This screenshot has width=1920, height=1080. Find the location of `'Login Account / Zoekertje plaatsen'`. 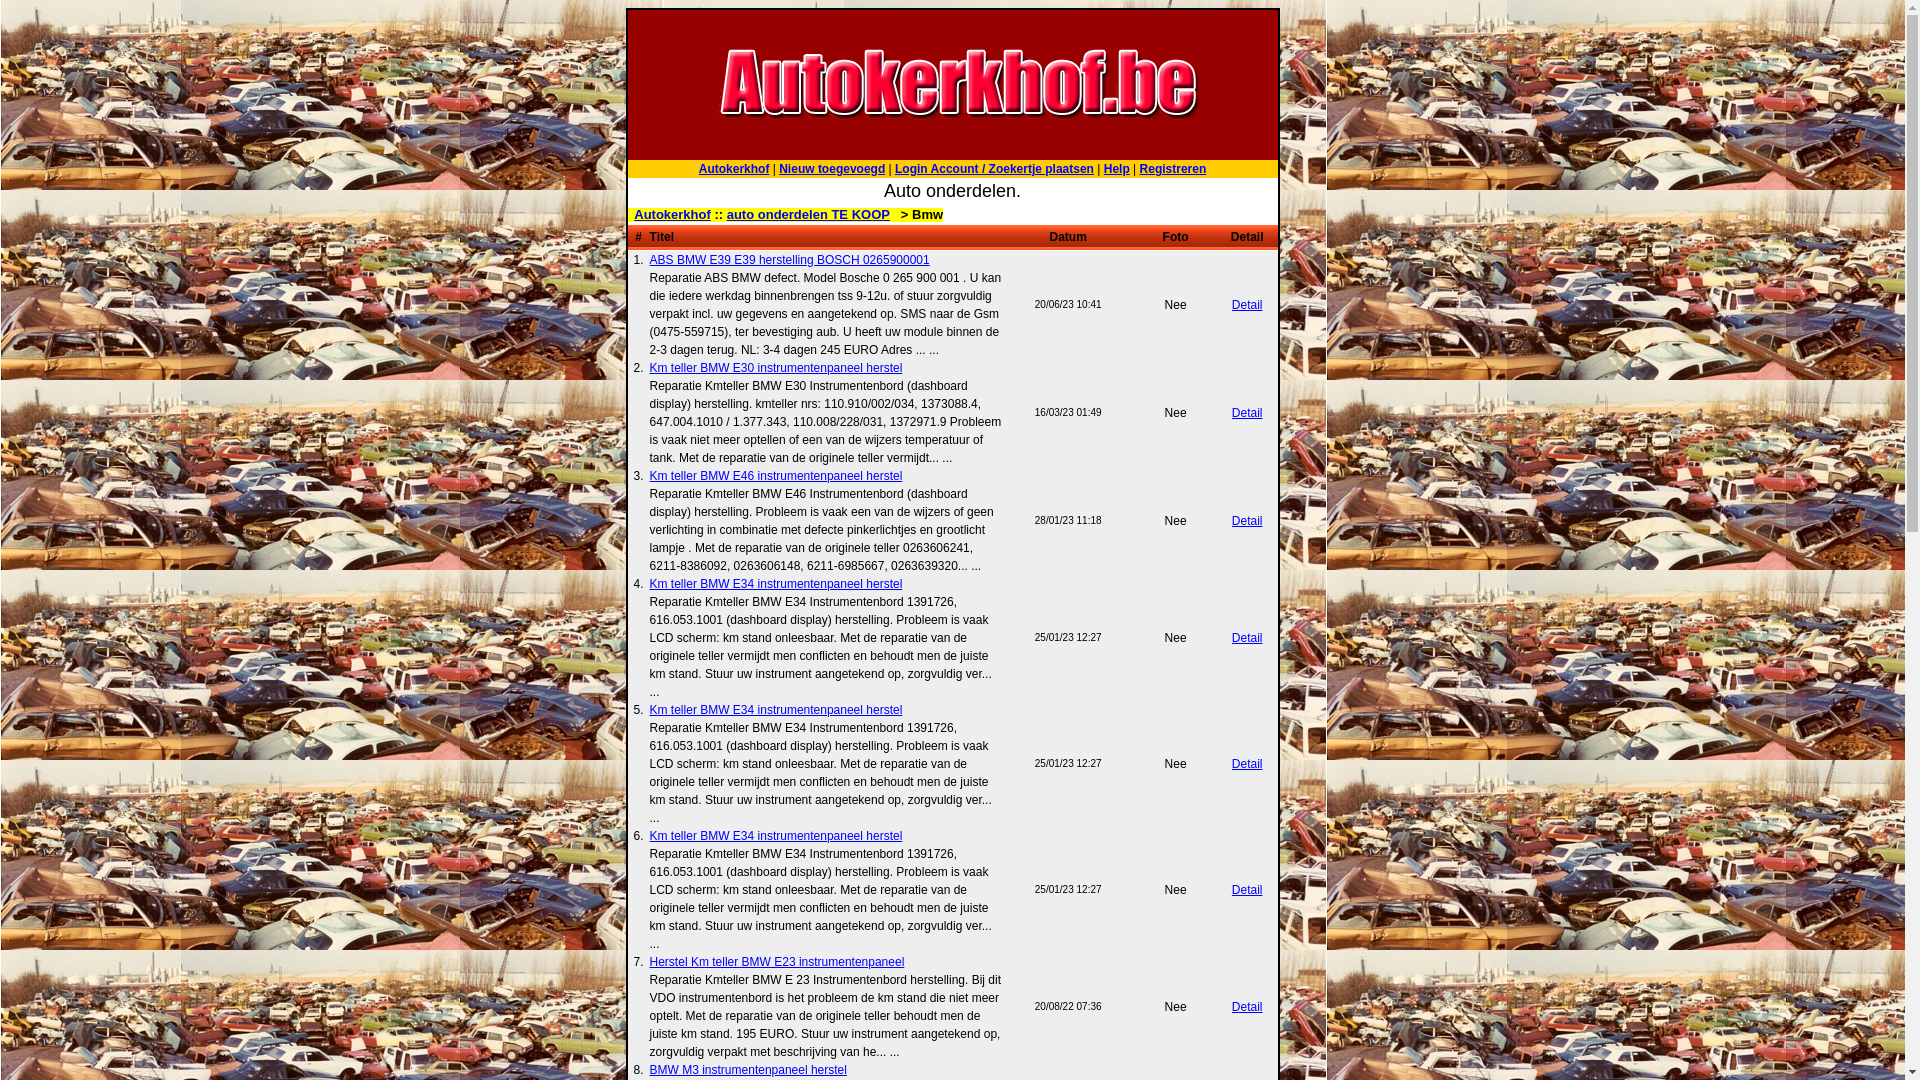

'Login Account / Zoekertje plaatsen' is located at coordinates (893, 168).